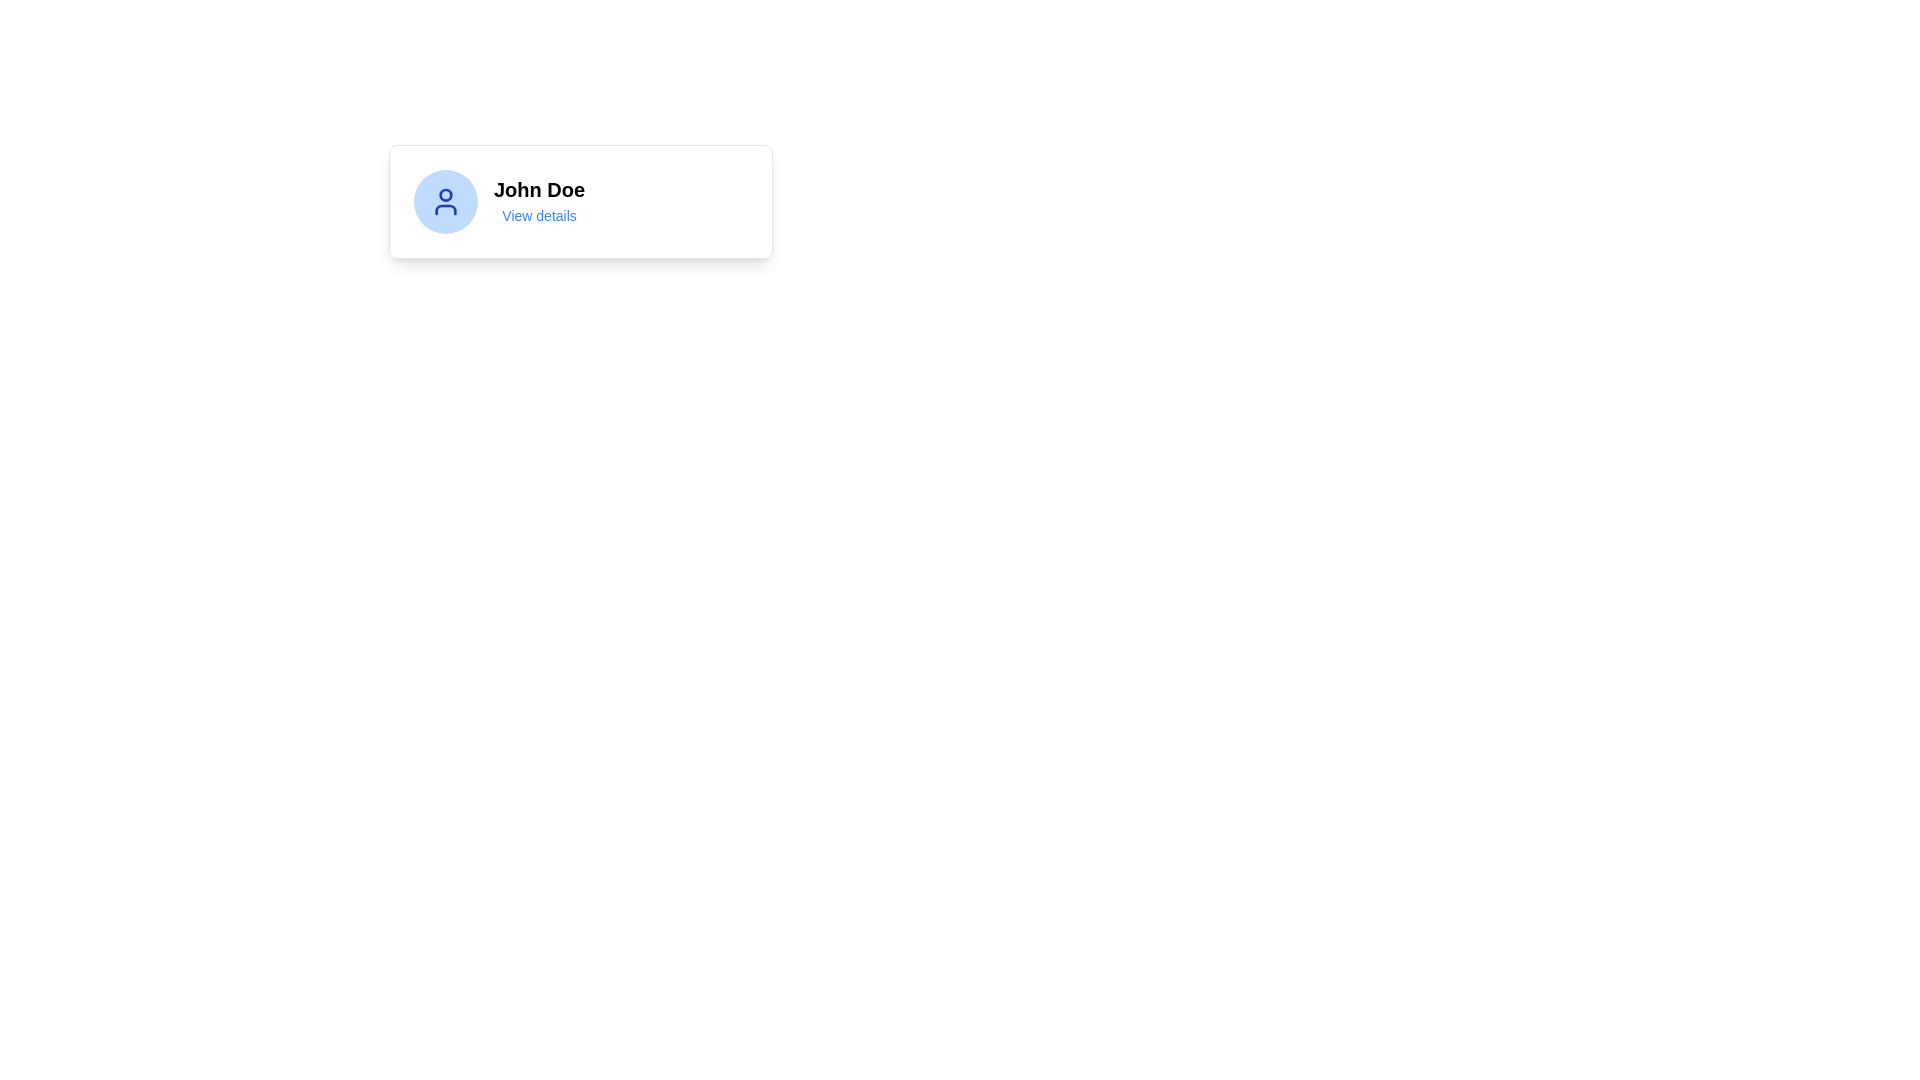  What do you see at coordinates (445, 201) in the screenshot?
I see `the blue user icon with a circular profile and shoulders outline, which is located to the left of the 'John Doe' text and 'View details' link` at bounding box center [445, 201].